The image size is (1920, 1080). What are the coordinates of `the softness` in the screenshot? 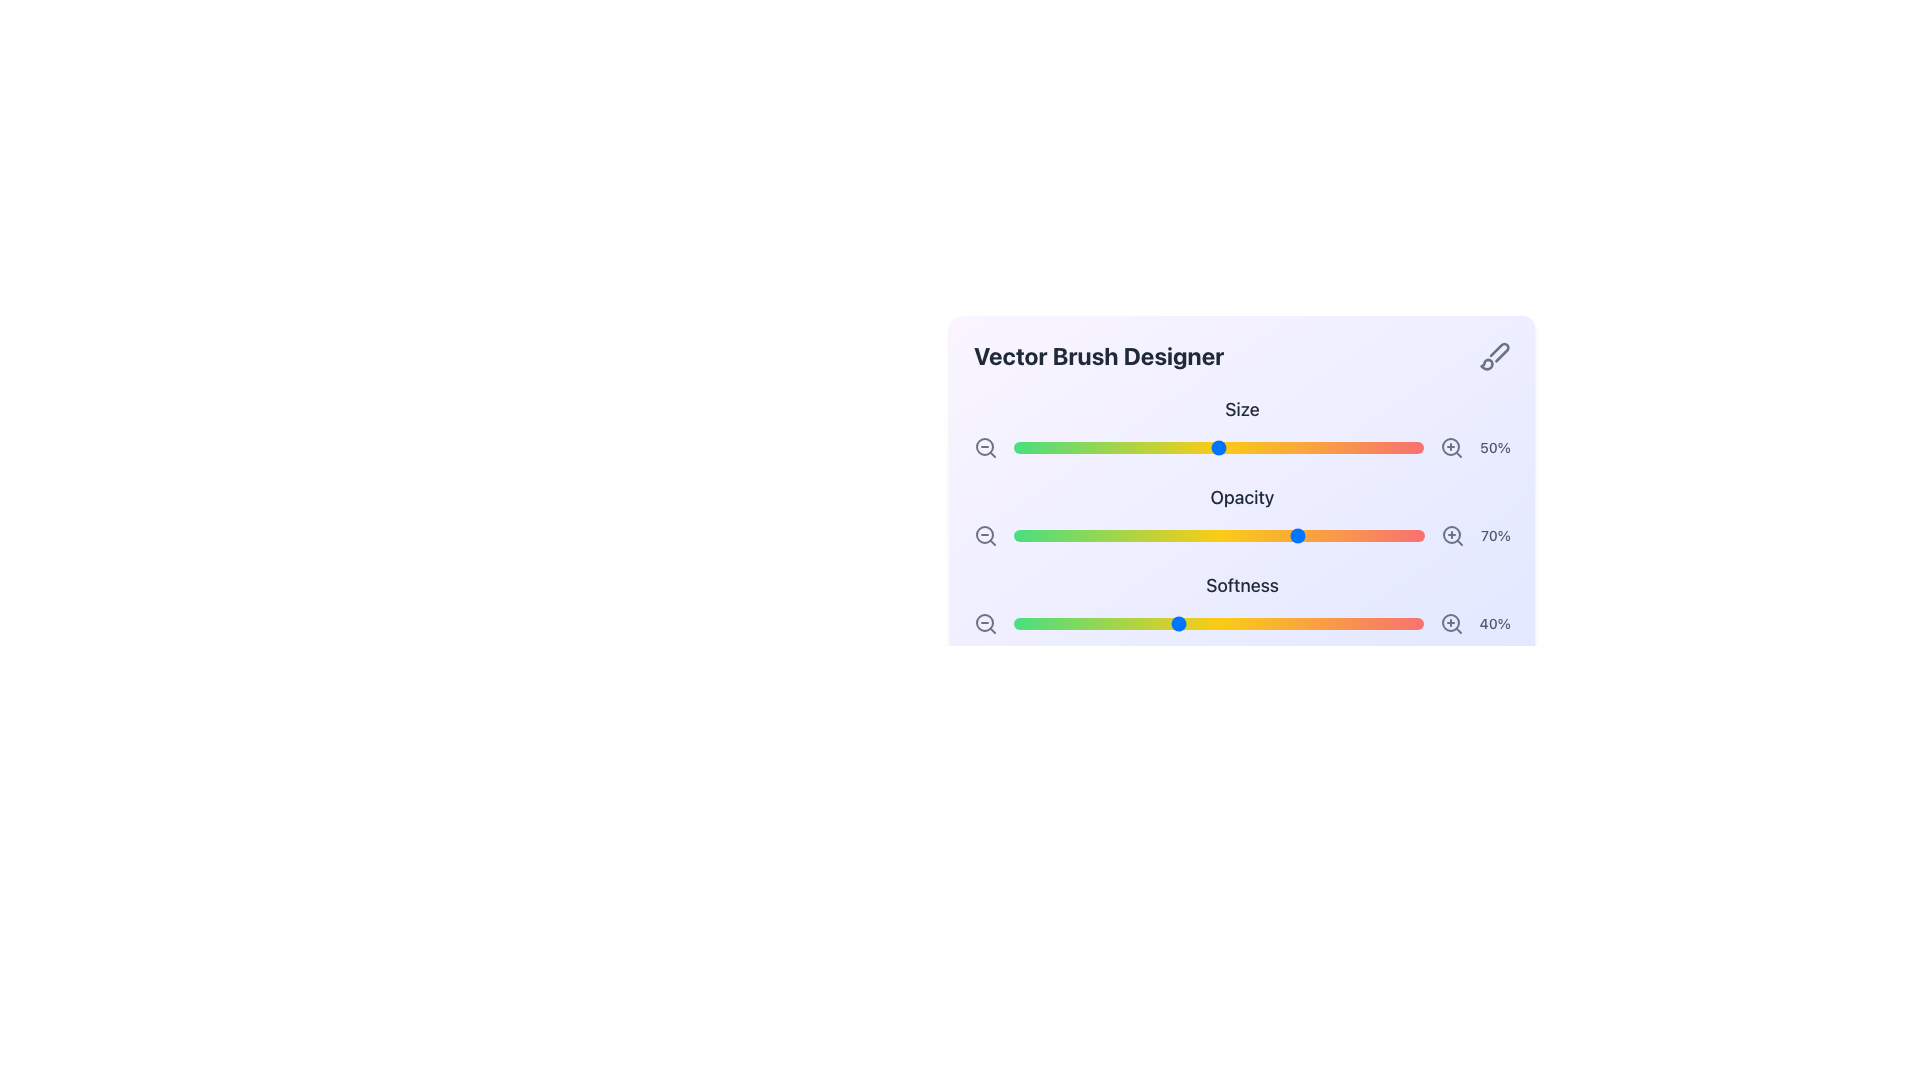 It's located at (1217, 623).